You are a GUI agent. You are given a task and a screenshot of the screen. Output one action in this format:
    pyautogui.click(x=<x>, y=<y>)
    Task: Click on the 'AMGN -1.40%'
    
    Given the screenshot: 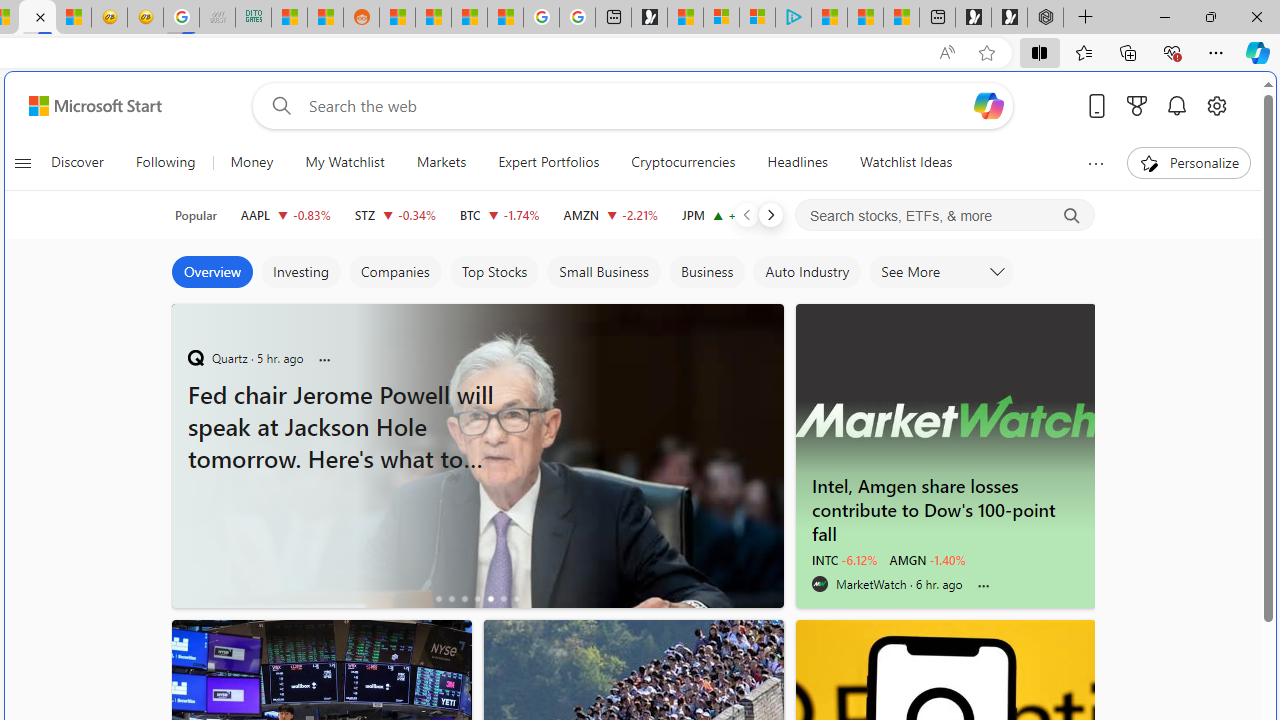 What is the action you would take?
    pyautogui.click(x=927, y=560)
    